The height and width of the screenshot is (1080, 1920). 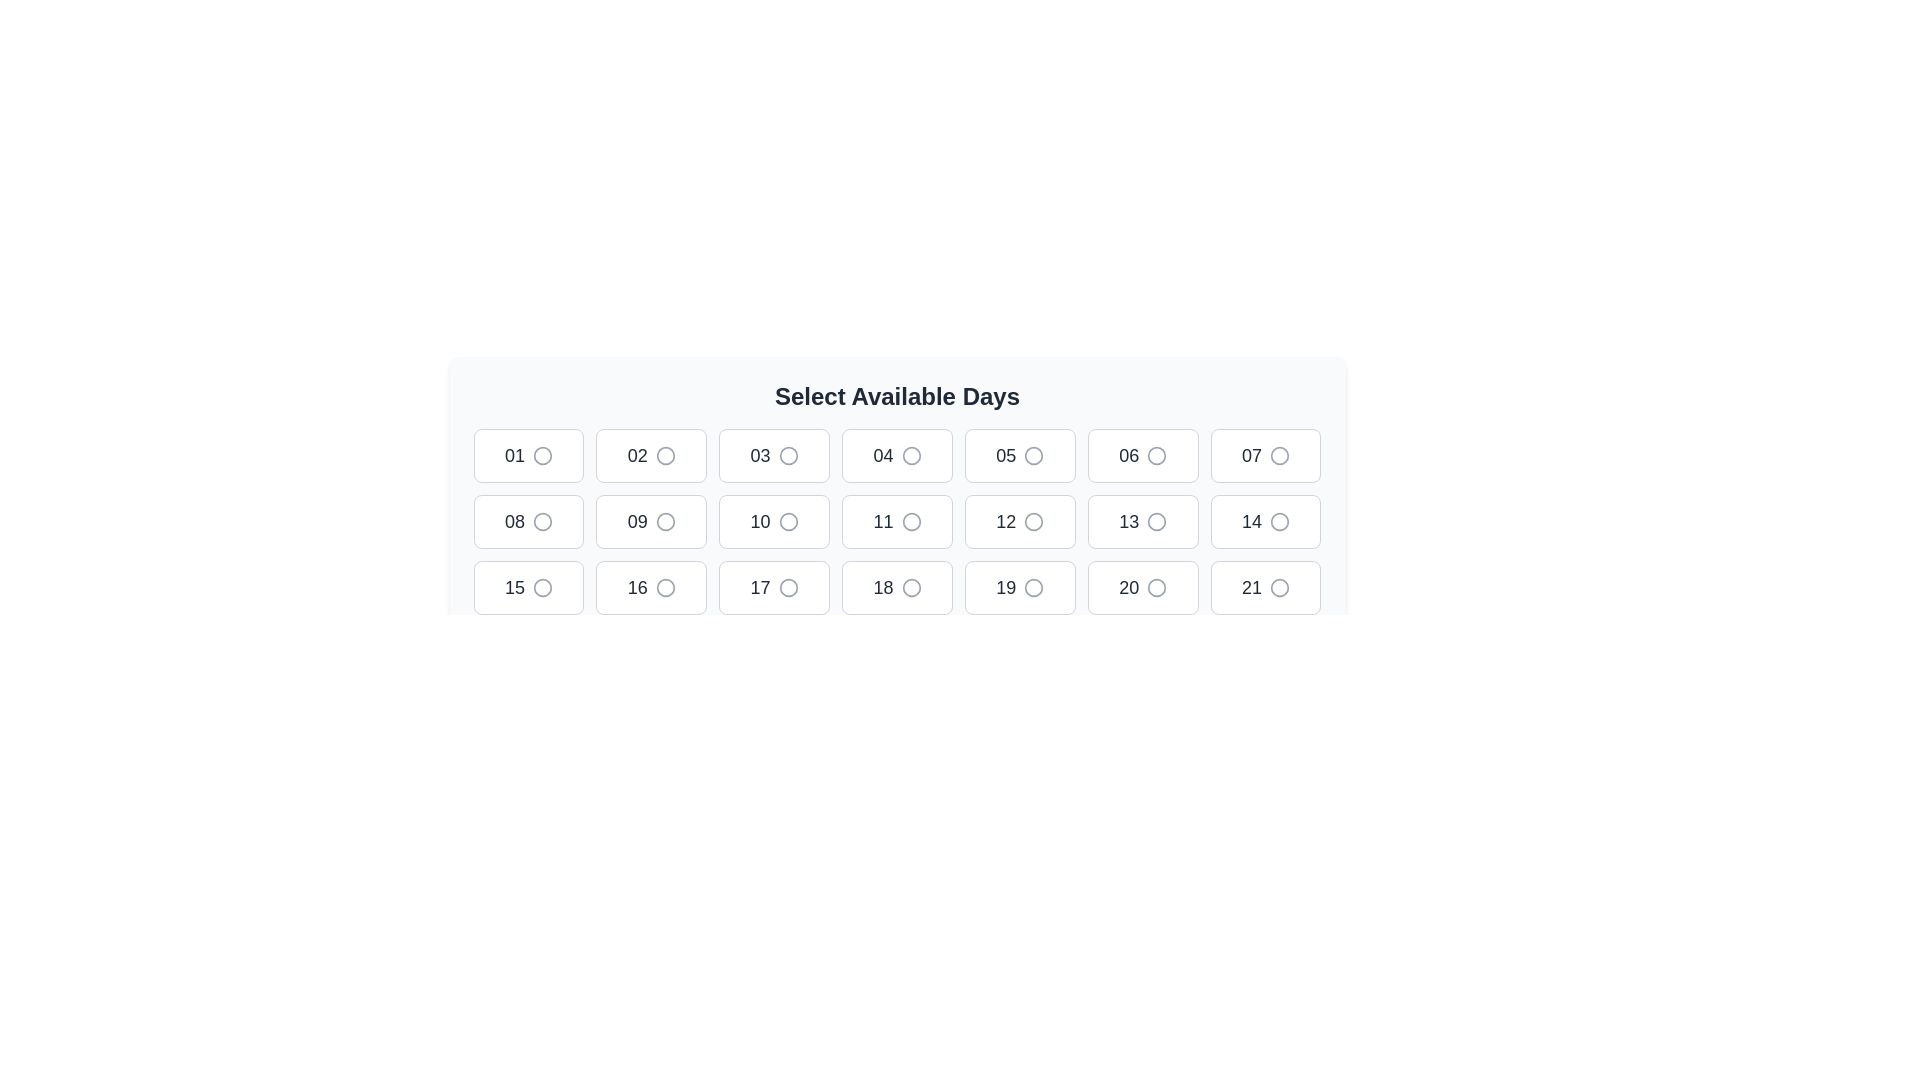 What do you see at coordinates (1280, 520) in the screenshot?
I see `the circular radio button element, which is outlined by a rounded edge and is part of an SVG graphic, located in the seventh column of the second row in a grid of selectable days` at bounding box center [1280, 520].